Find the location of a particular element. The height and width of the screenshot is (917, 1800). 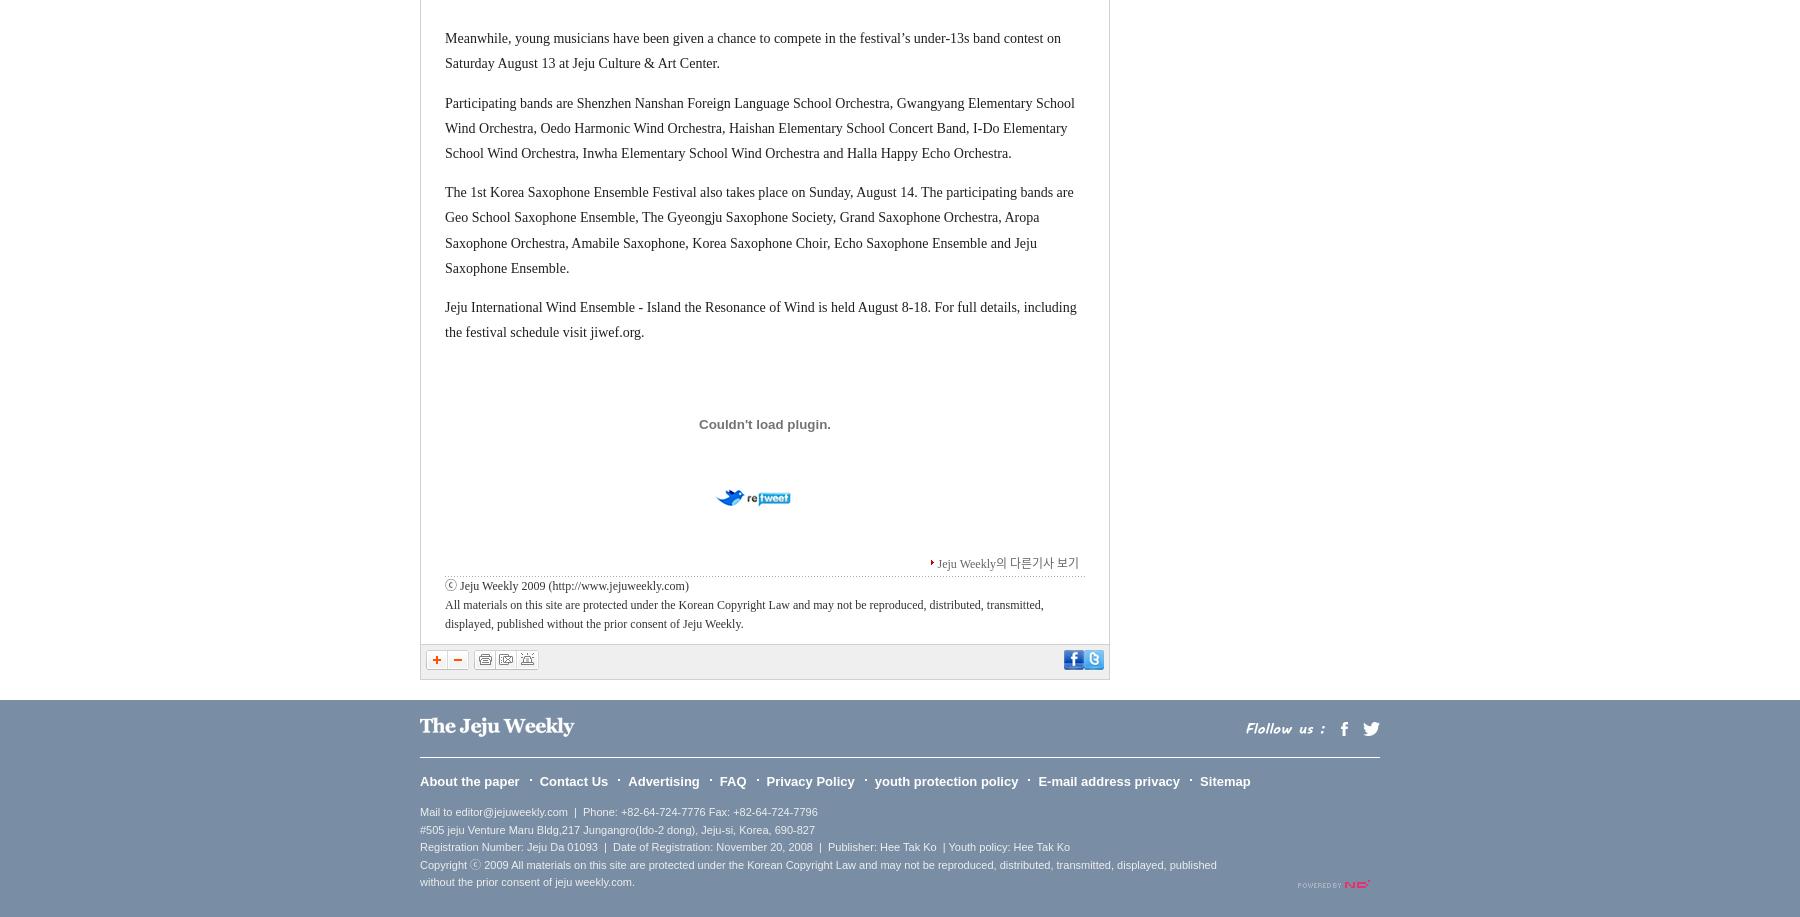

'youth protection policy' is located at coordinates (945, 779).